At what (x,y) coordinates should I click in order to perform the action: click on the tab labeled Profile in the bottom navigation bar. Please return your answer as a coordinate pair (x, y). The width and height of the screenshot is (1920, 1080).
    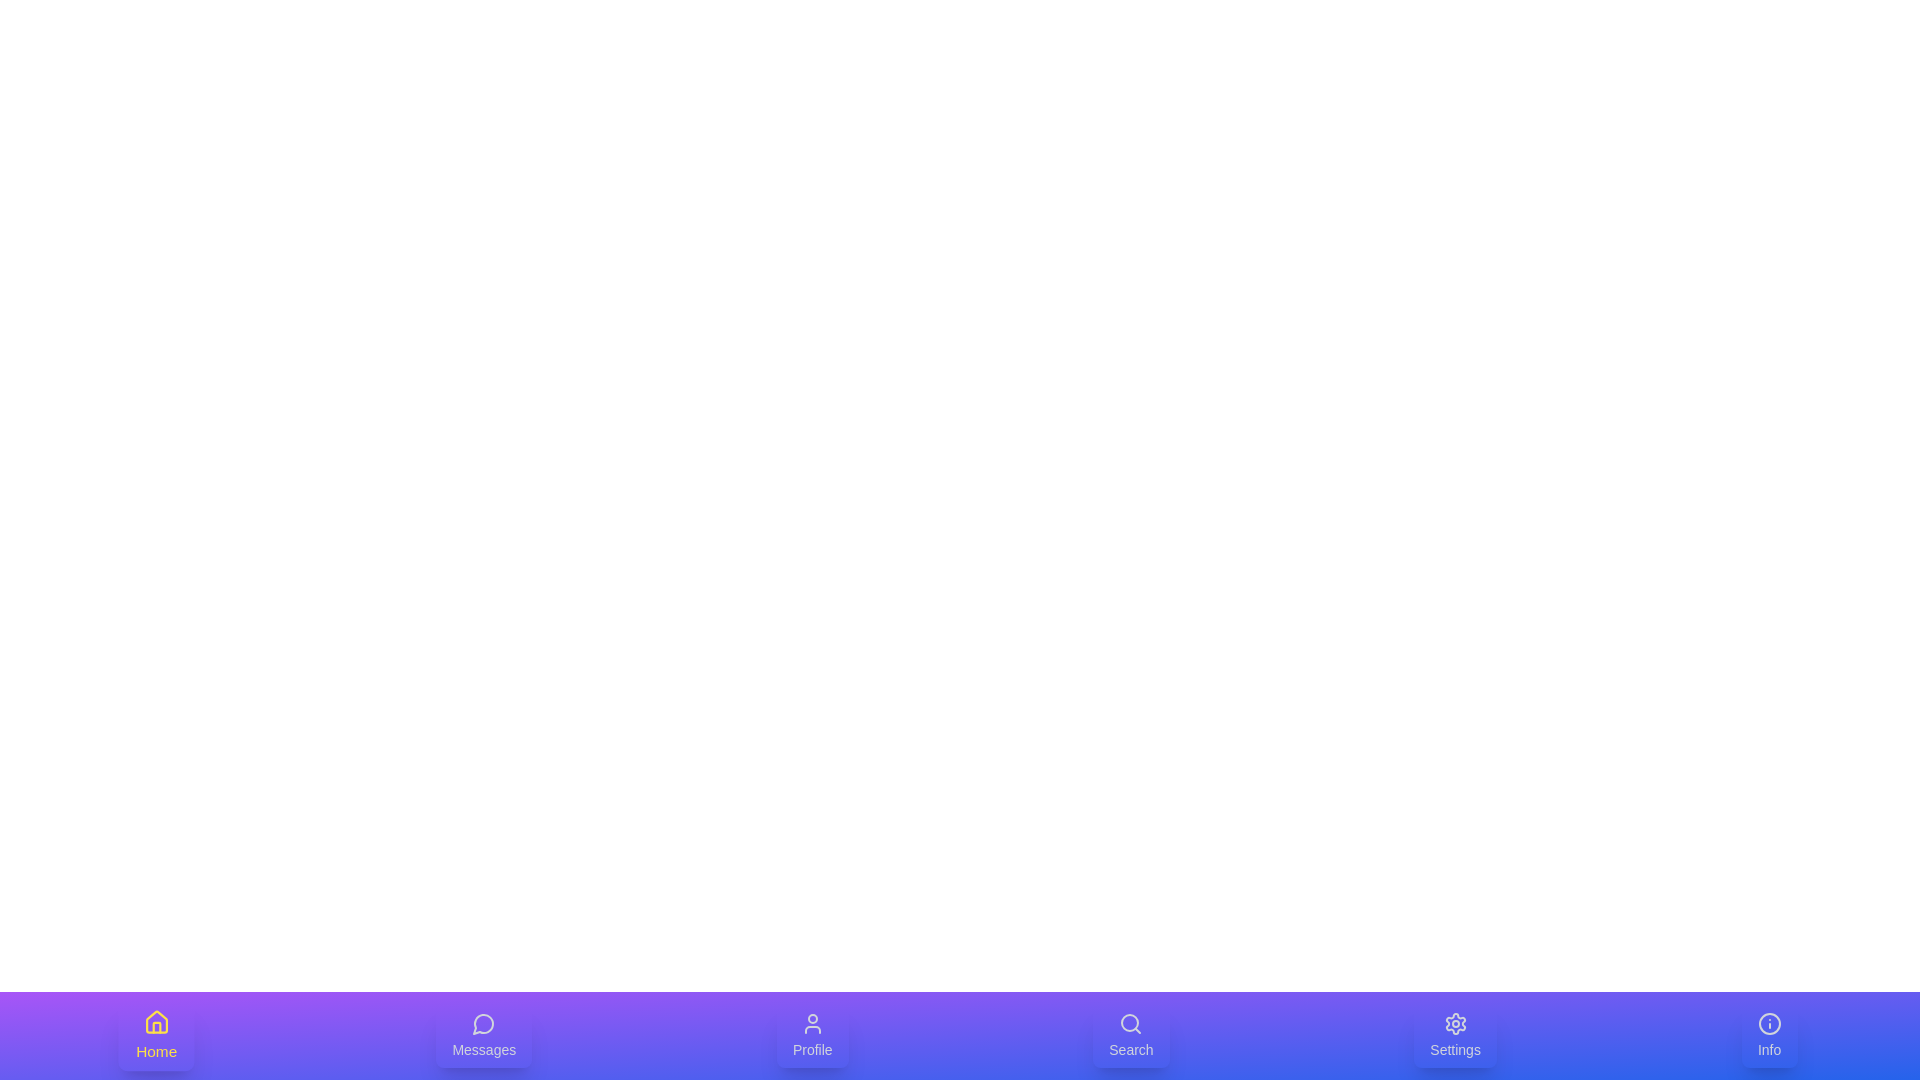
    Looking at the image, I should click on (811, 1035).